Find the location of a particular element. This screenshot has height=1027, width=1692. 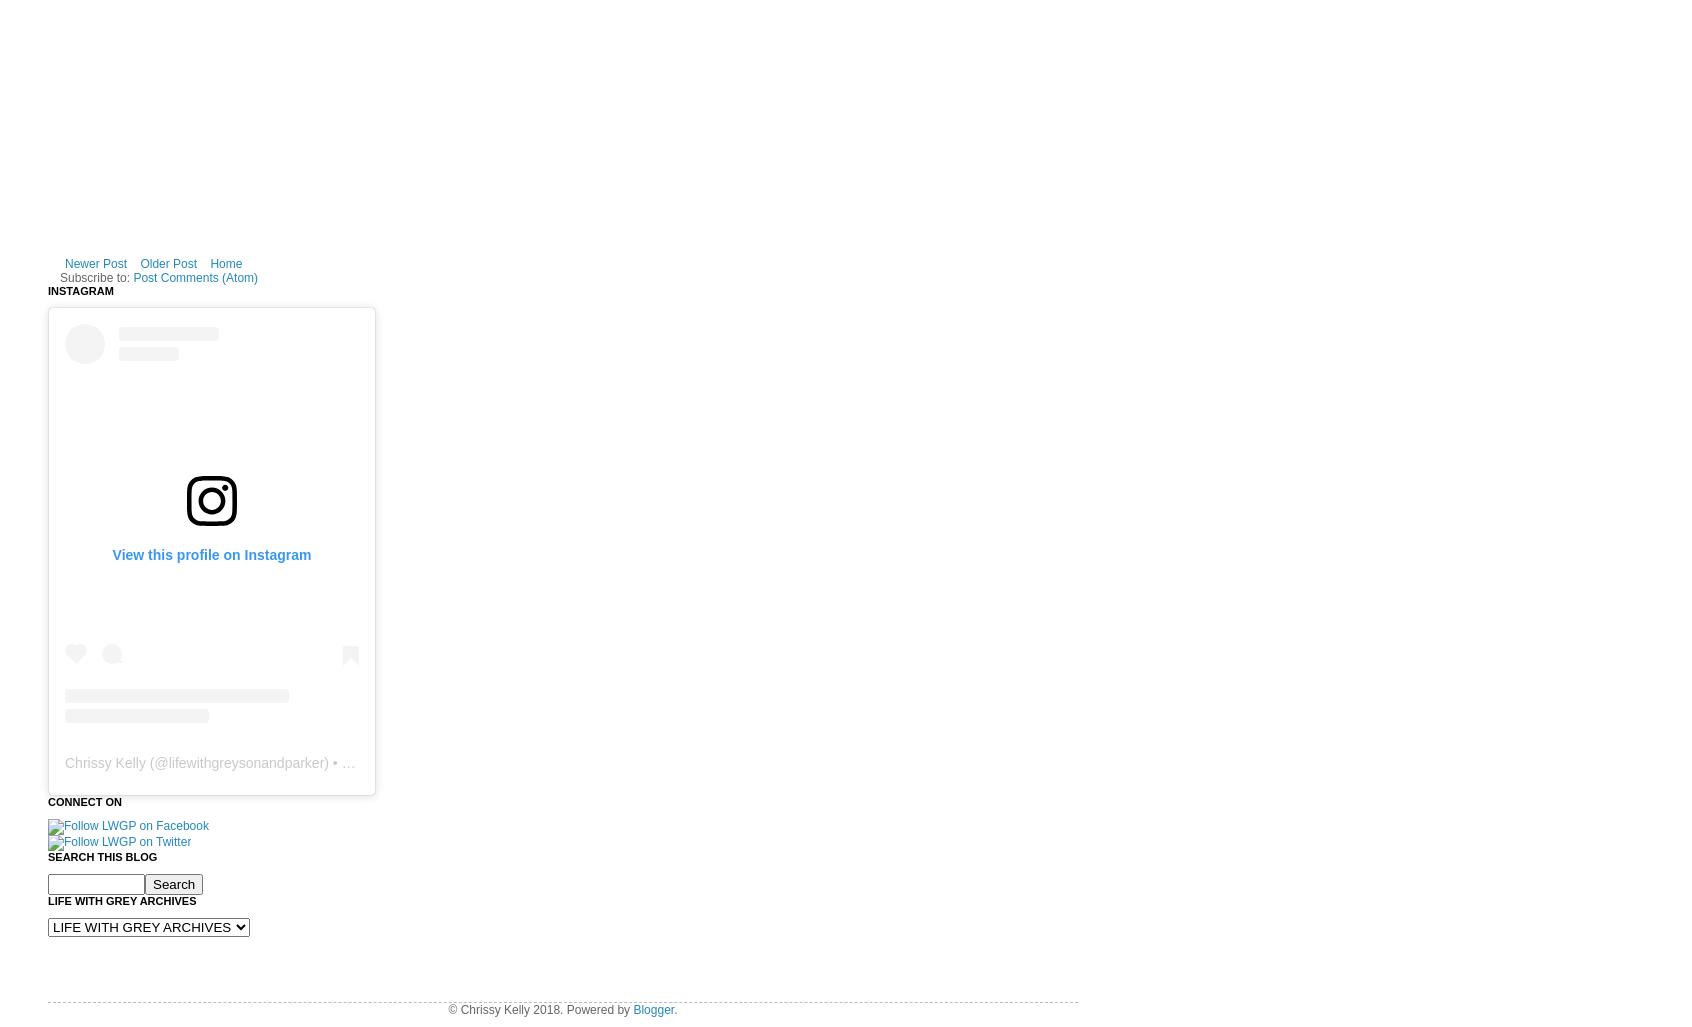

'Newer Post' is located at coordinates (95, 263).